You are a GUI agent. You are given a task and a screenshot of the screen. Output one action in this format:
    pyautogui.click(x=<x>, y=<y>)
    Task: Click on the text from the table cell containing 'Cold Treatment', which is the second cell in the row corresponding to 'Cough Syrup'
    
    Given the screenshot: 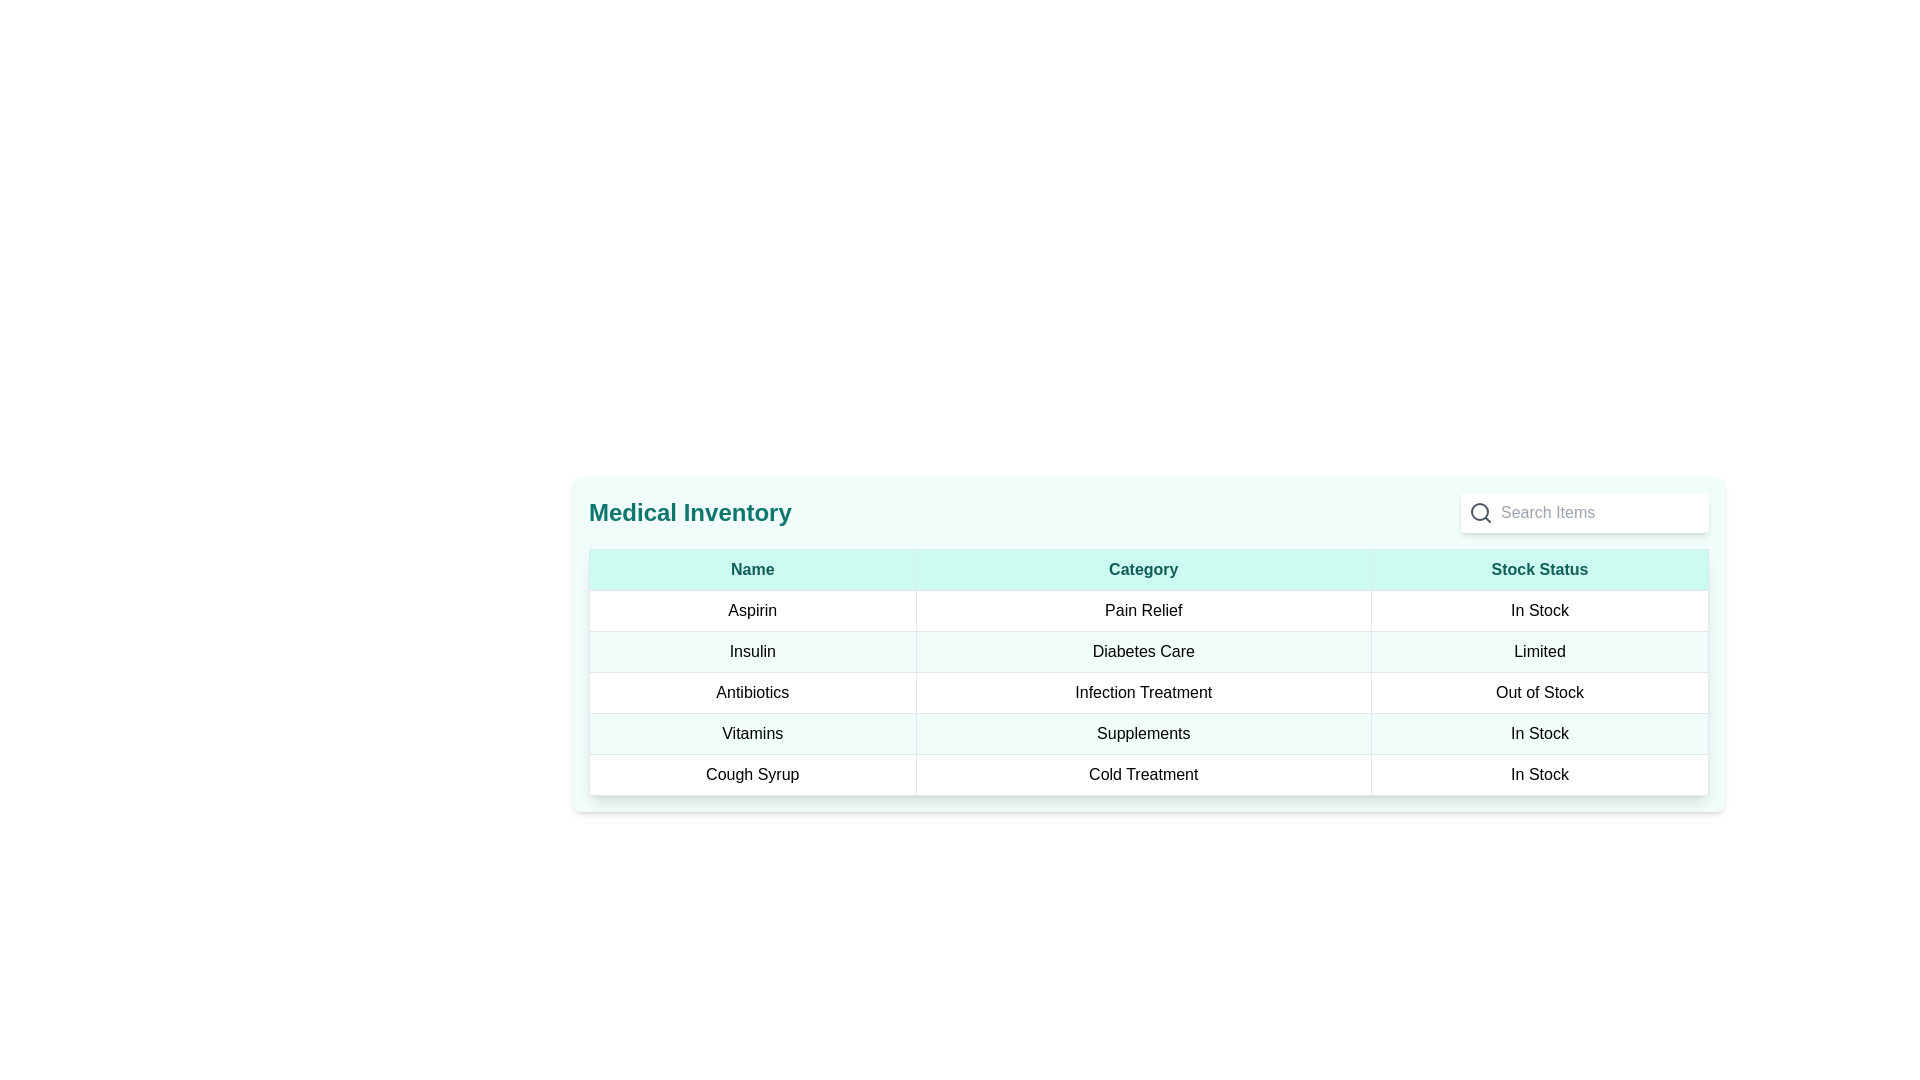 What is the action you would take?
    pyautogui.click(x=1143, y=774)
    